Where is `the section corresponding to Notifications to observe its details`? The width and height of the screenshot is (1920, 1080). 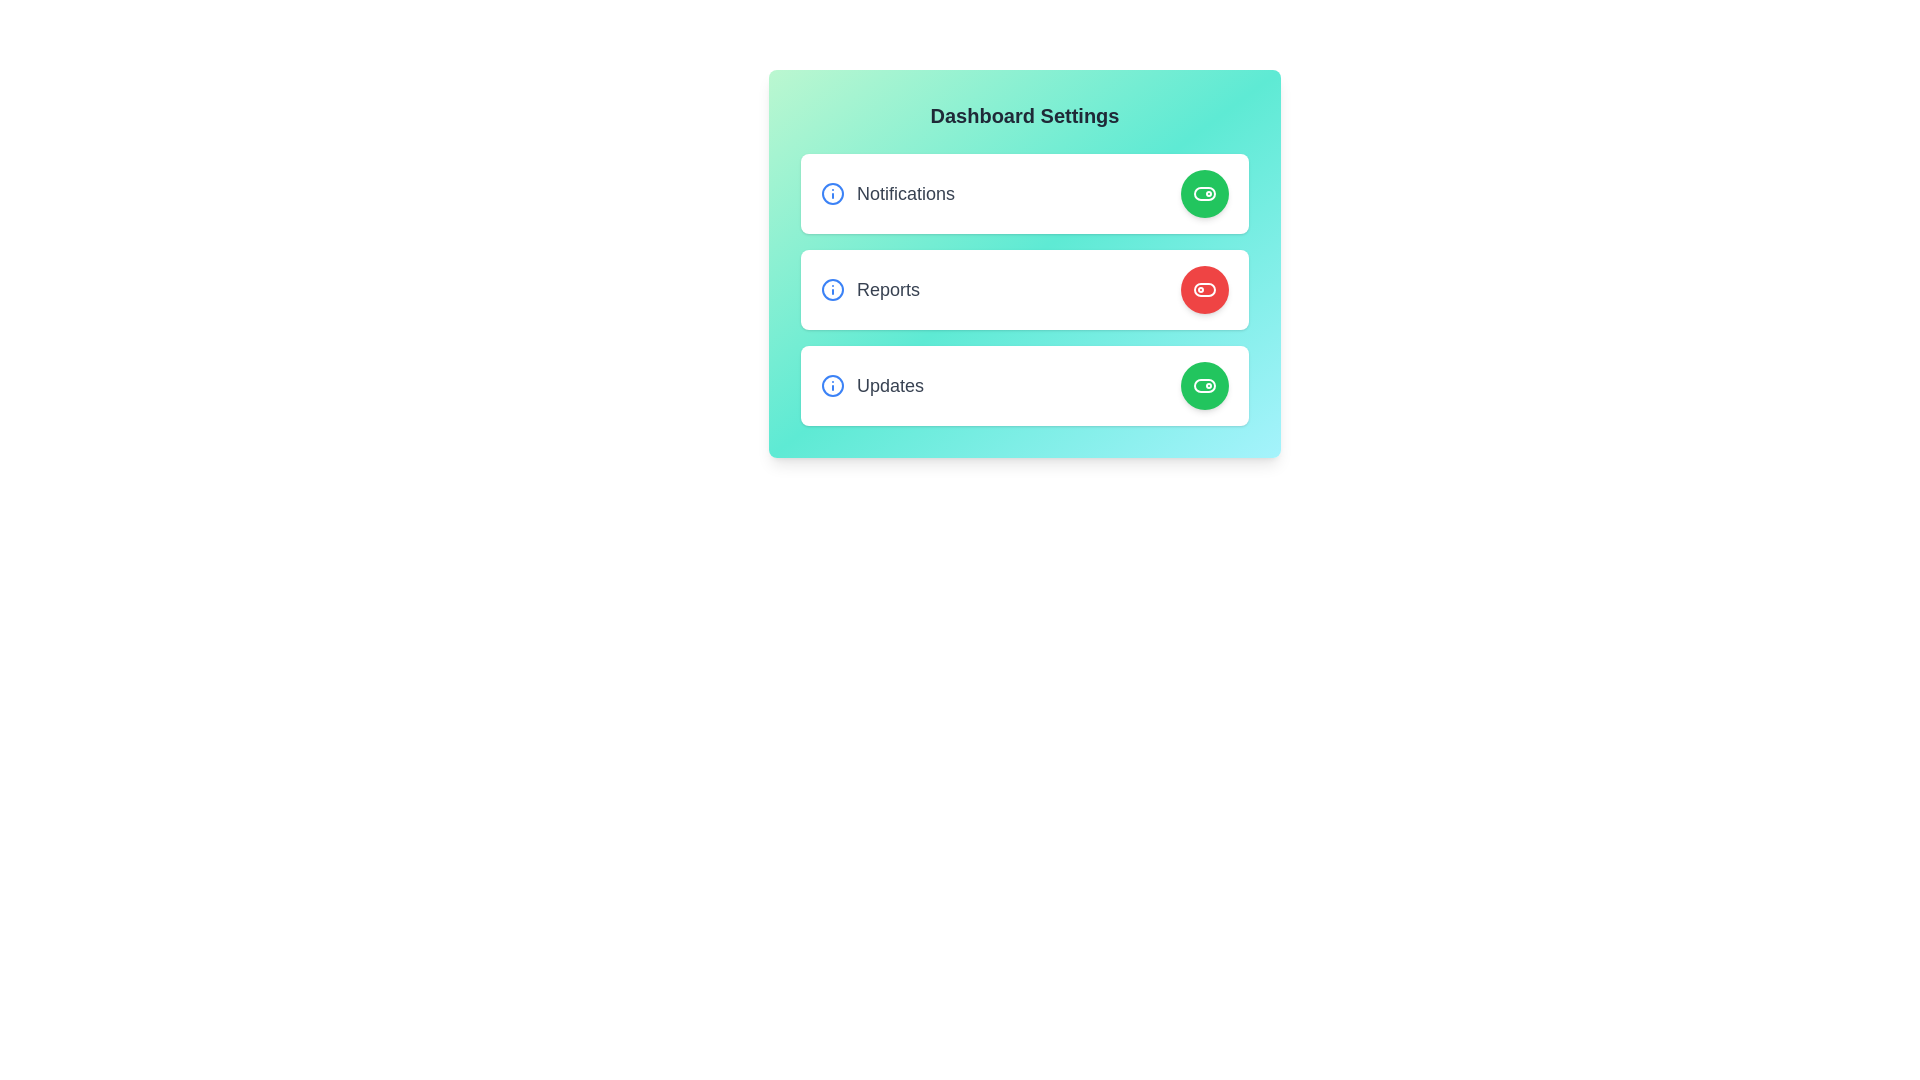
the section corresponding to Notifications to observe its details is located at coordinates (1025, 193).